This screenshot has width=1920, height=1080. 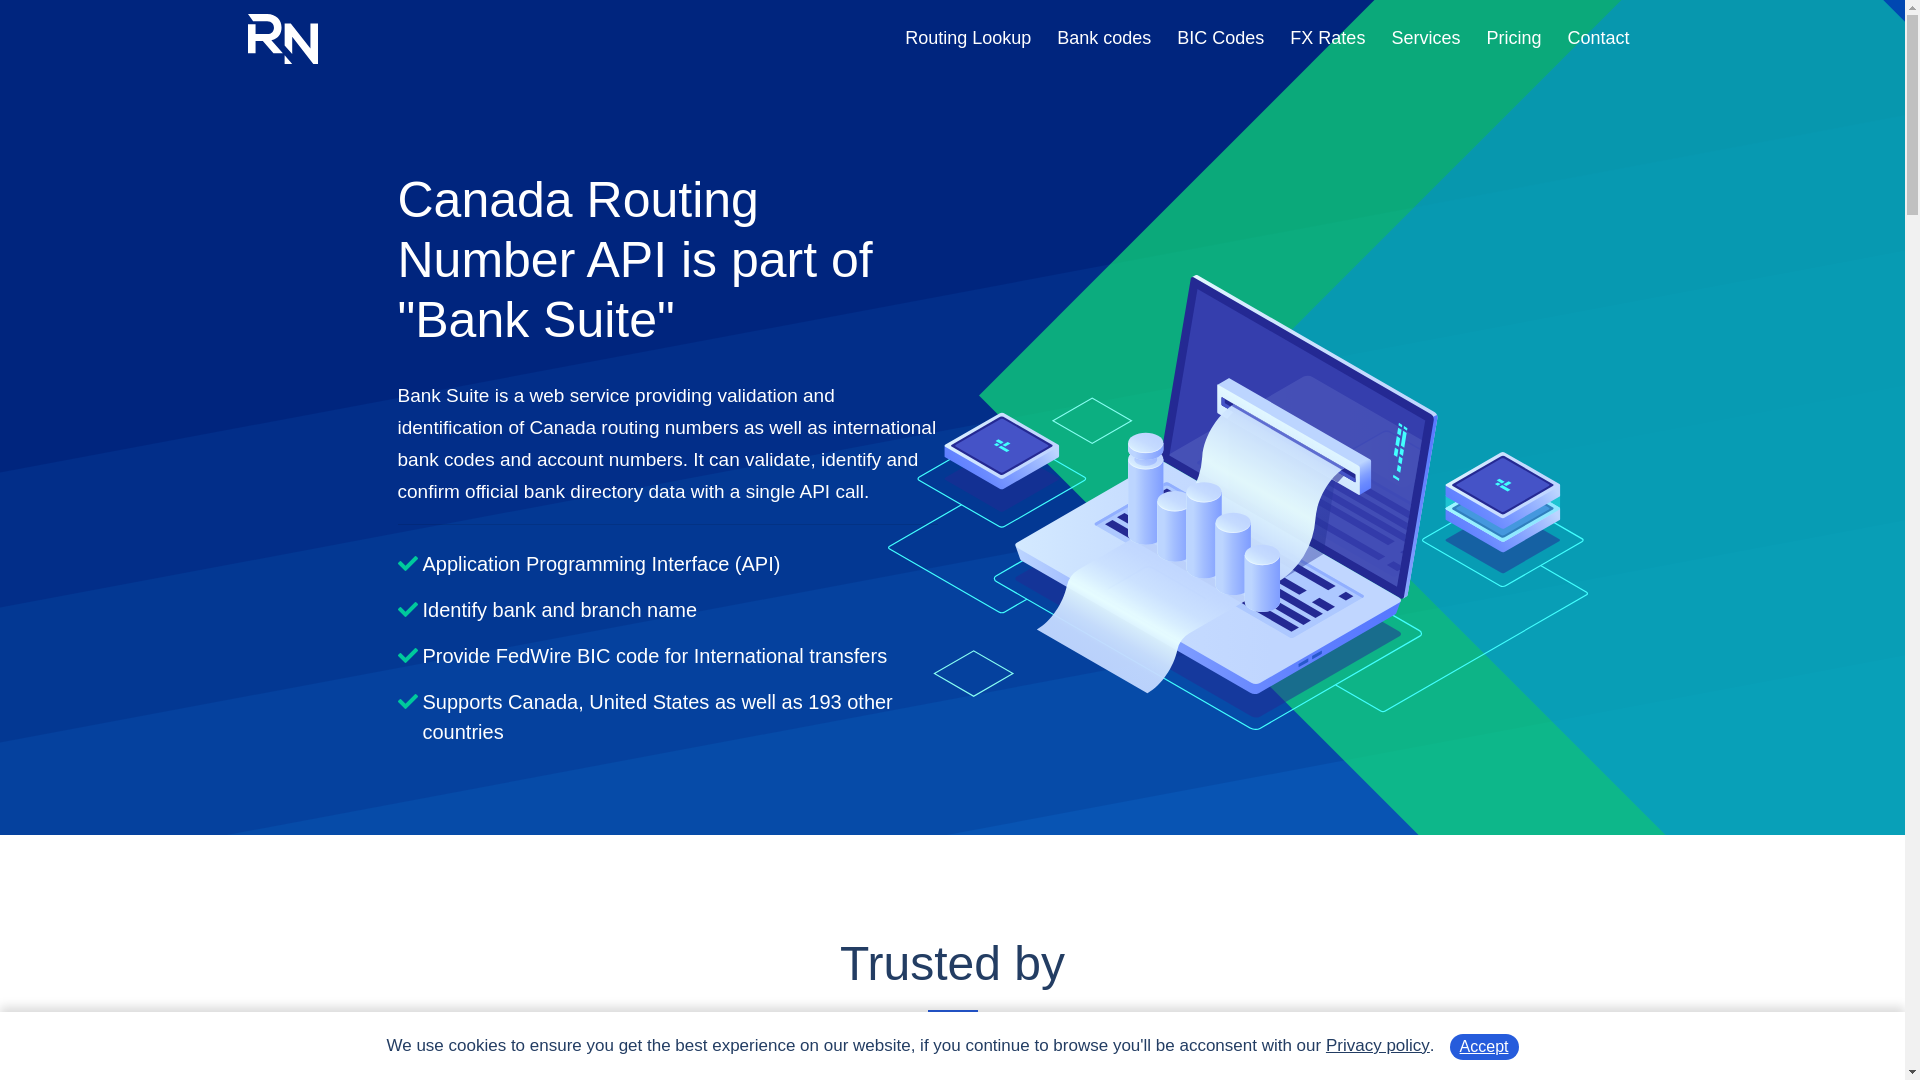 What do you see at coordinates (1176, 38) in the screenshot?
I see `'BIC Codes'` at bounding box center [1176, 38].